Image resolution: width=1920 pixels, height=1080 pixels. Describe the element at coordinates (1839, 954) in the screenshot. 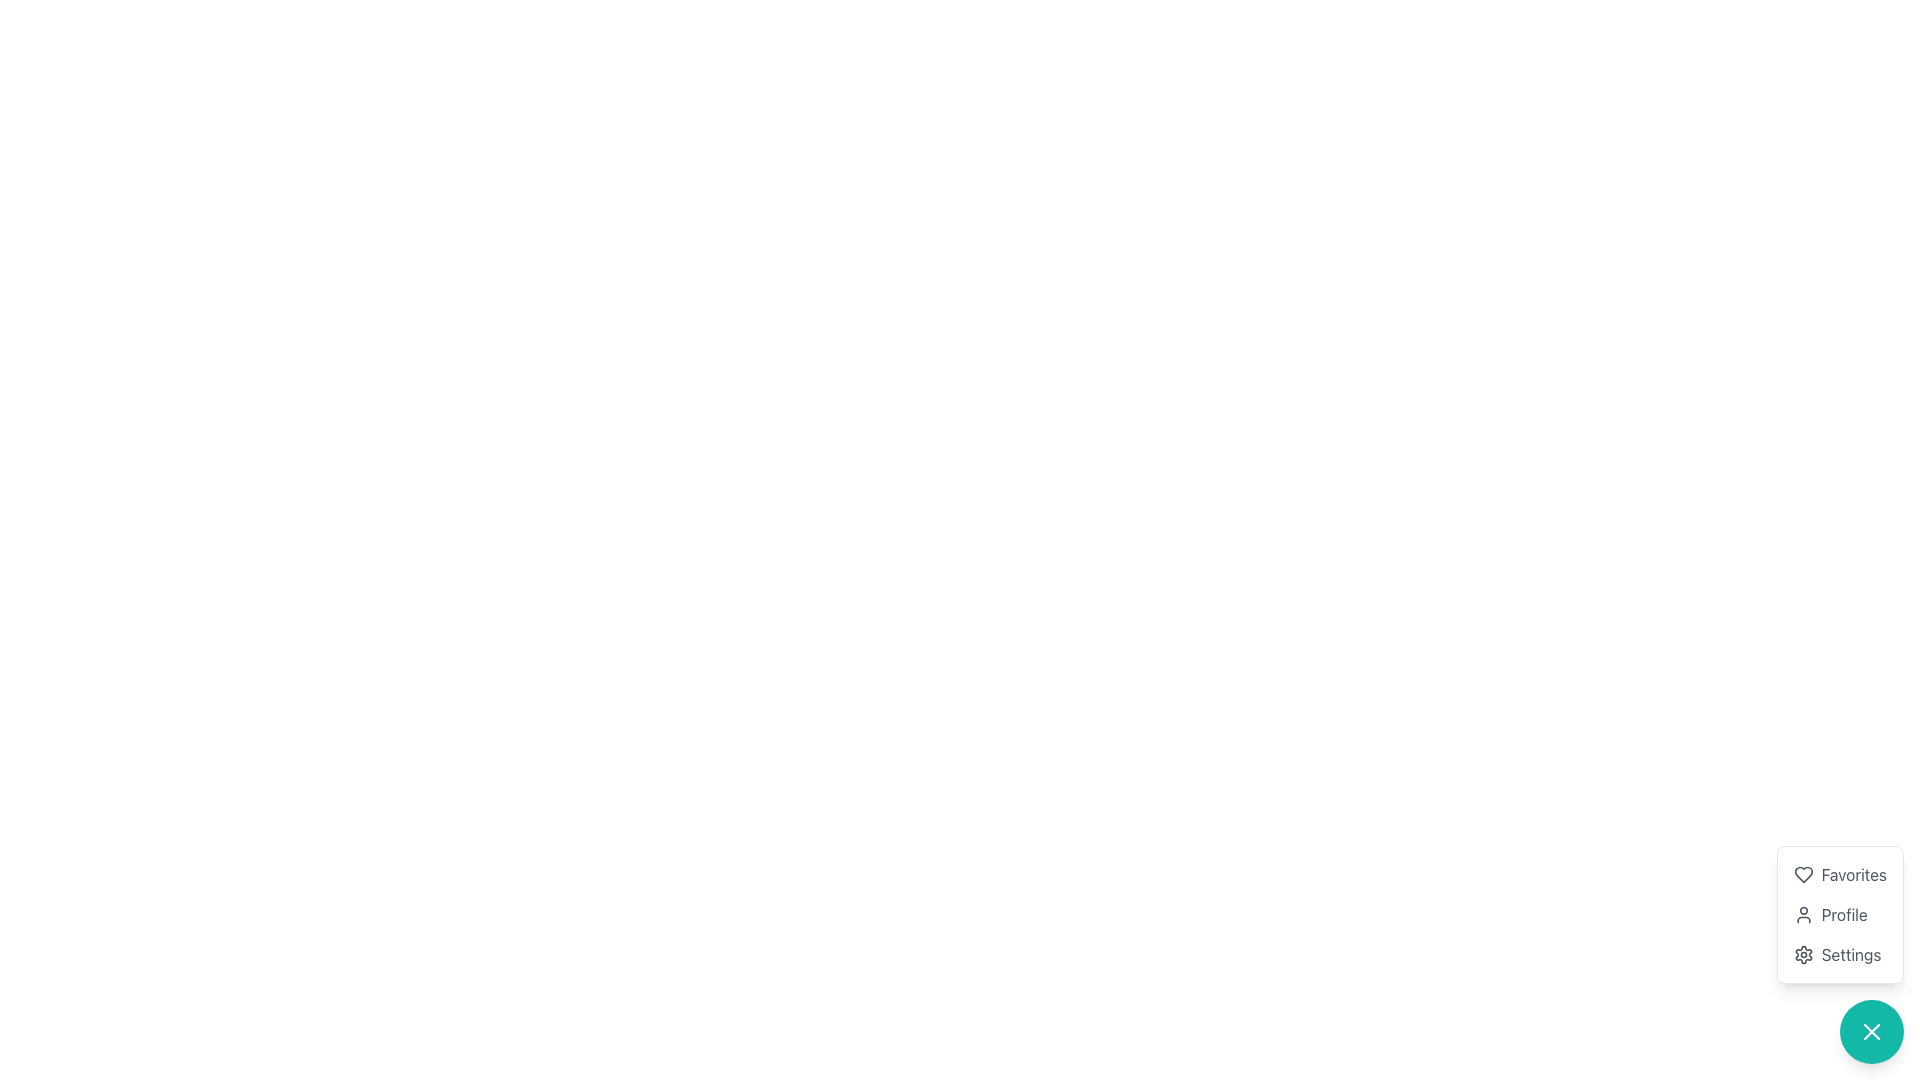

I see `the 'Settings' text label in the pop-up panel` at that location.